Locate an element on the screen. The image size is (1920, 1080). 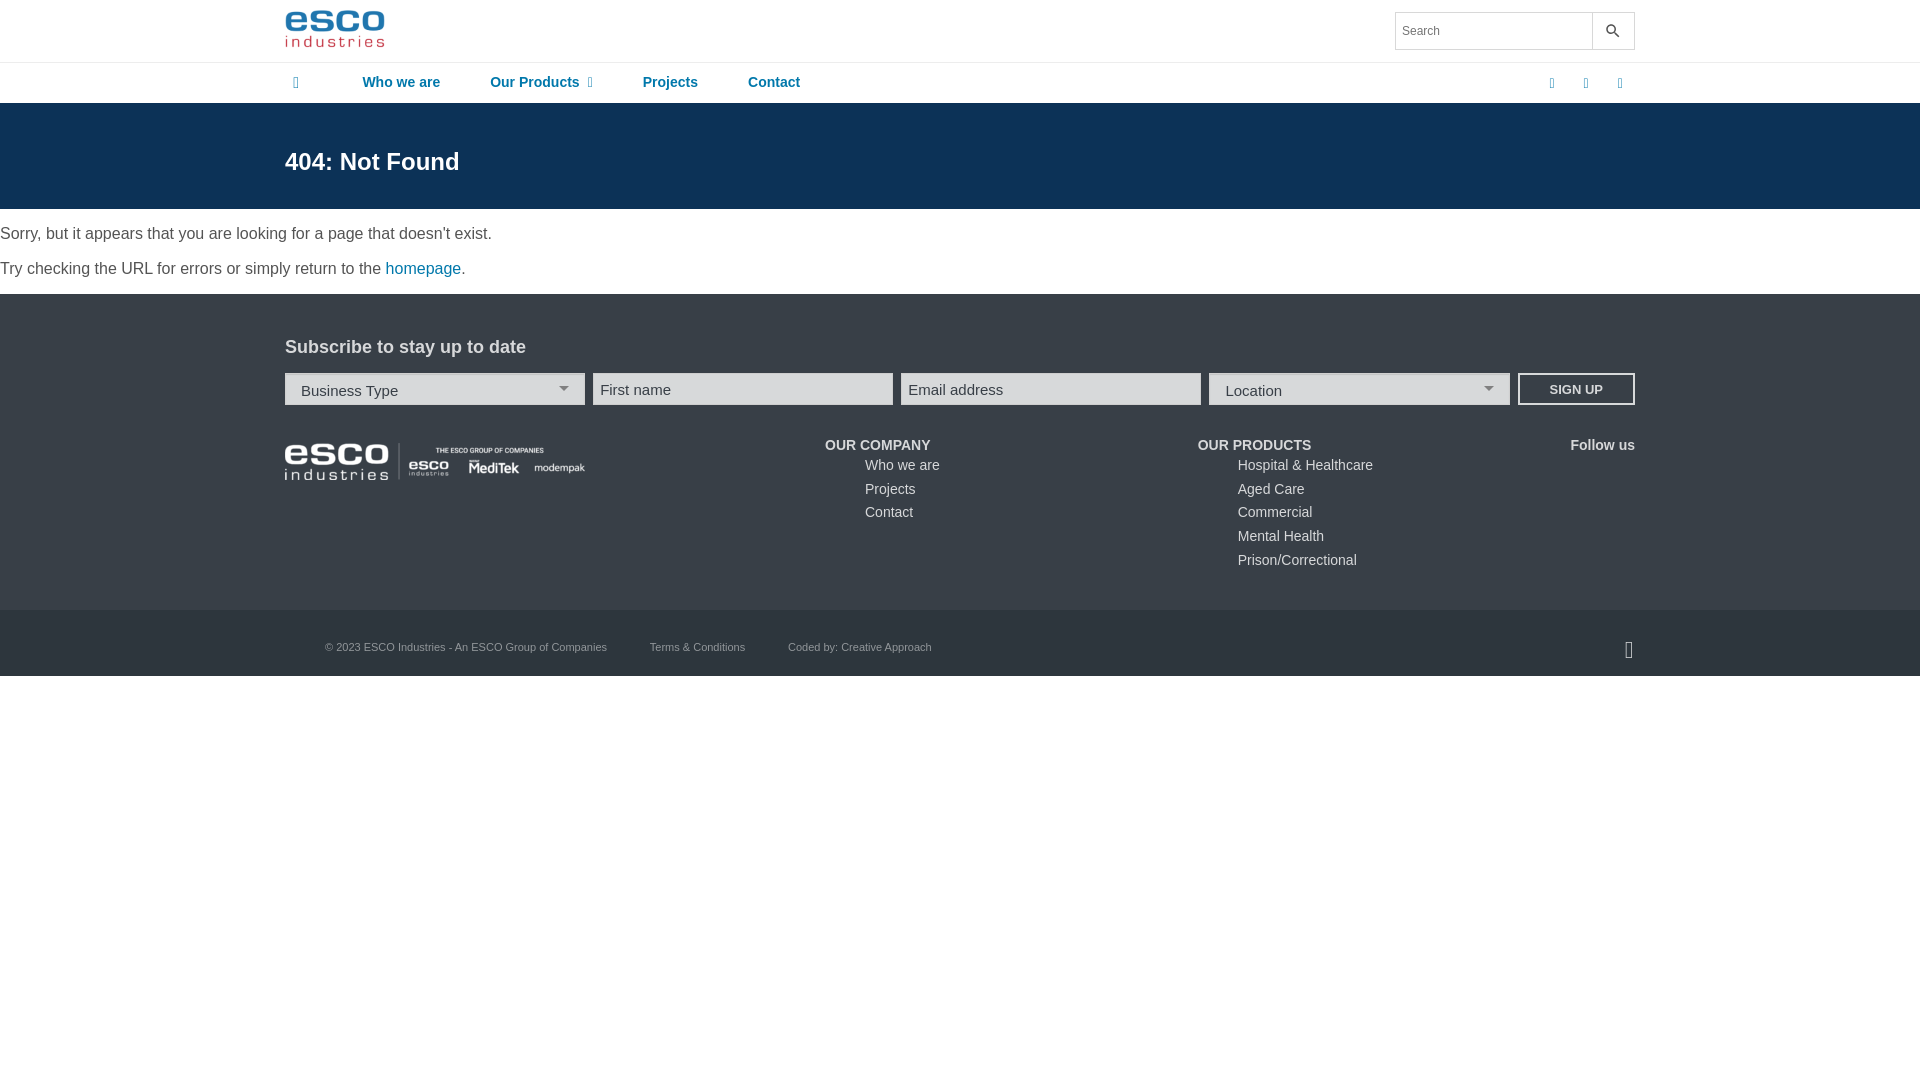
'Our Products' is located at coordinates (541, 82).